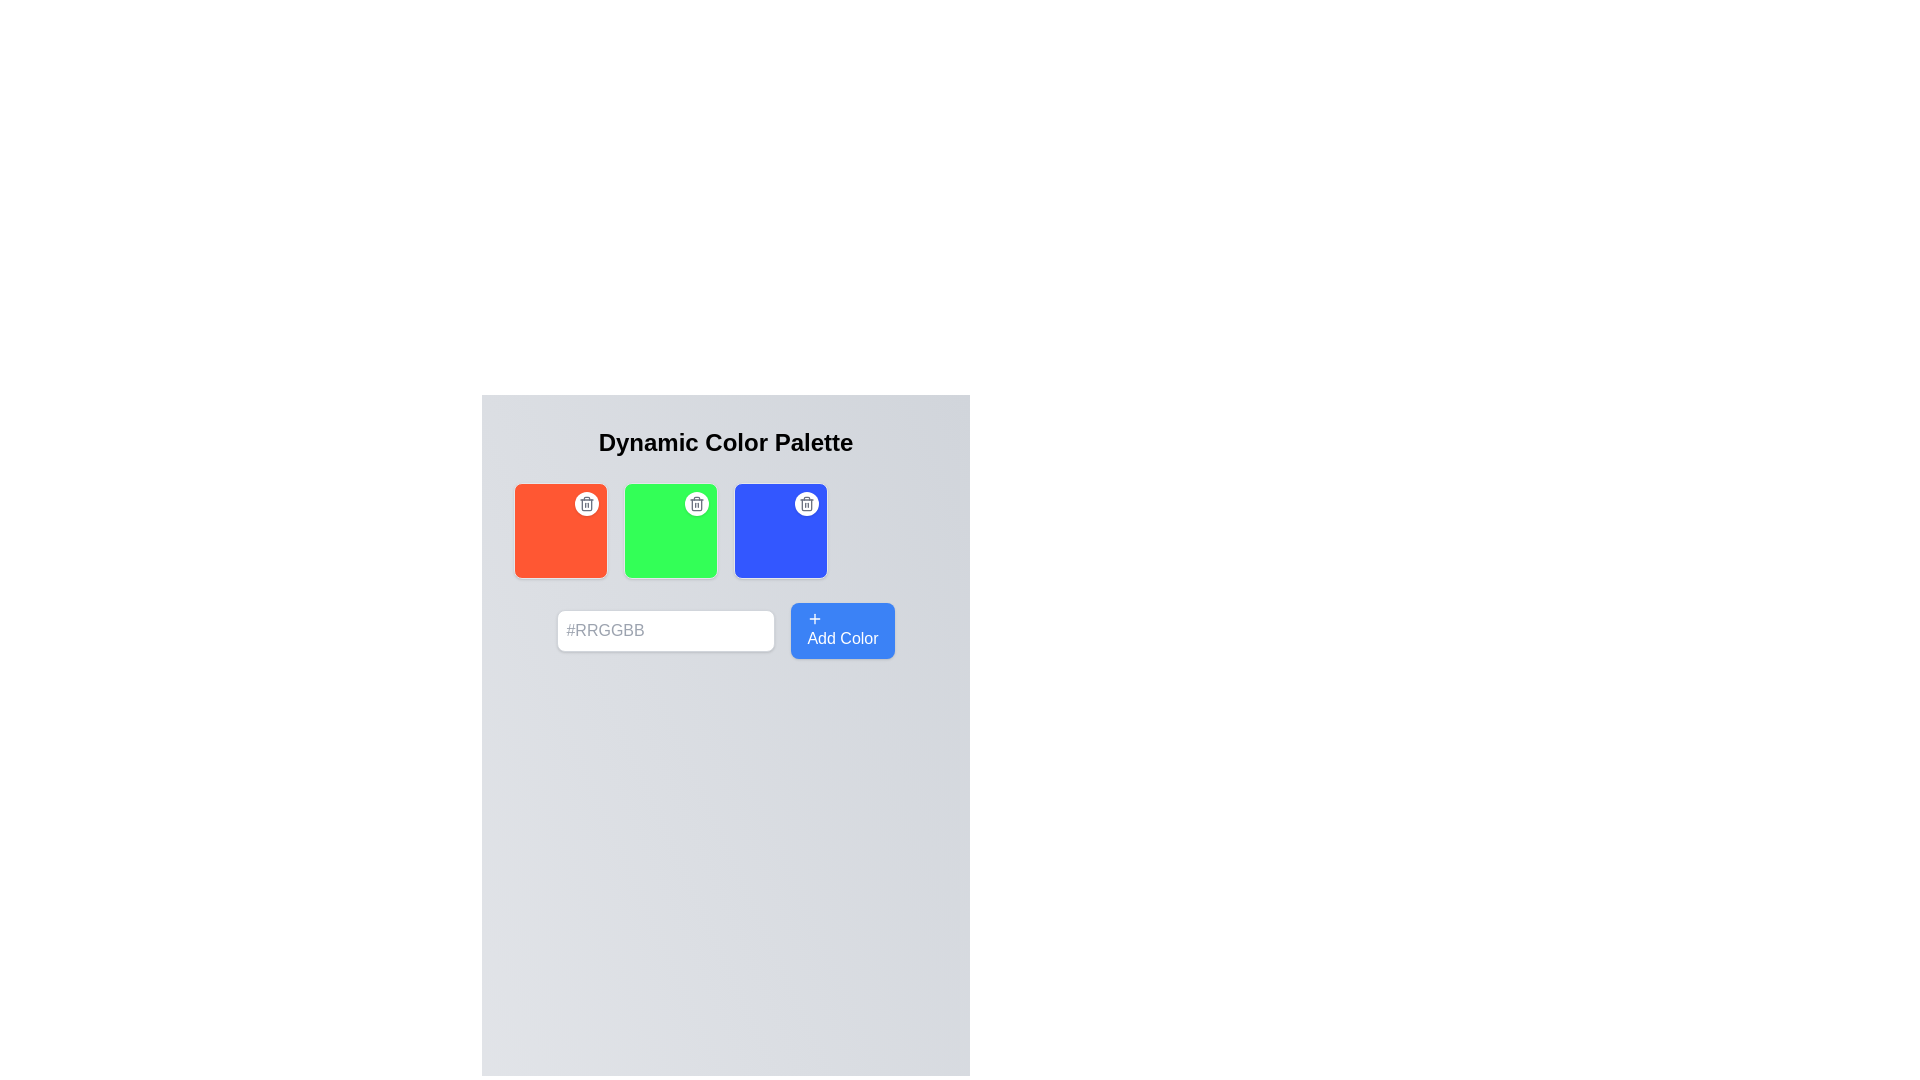 The width and height of the screenshot is (1920, 1080). Describe the element at coordinates (666, 631) in the screenshot. I see `the input field for hexadecimal color code located near the bottom of the color-related controls` at that location.